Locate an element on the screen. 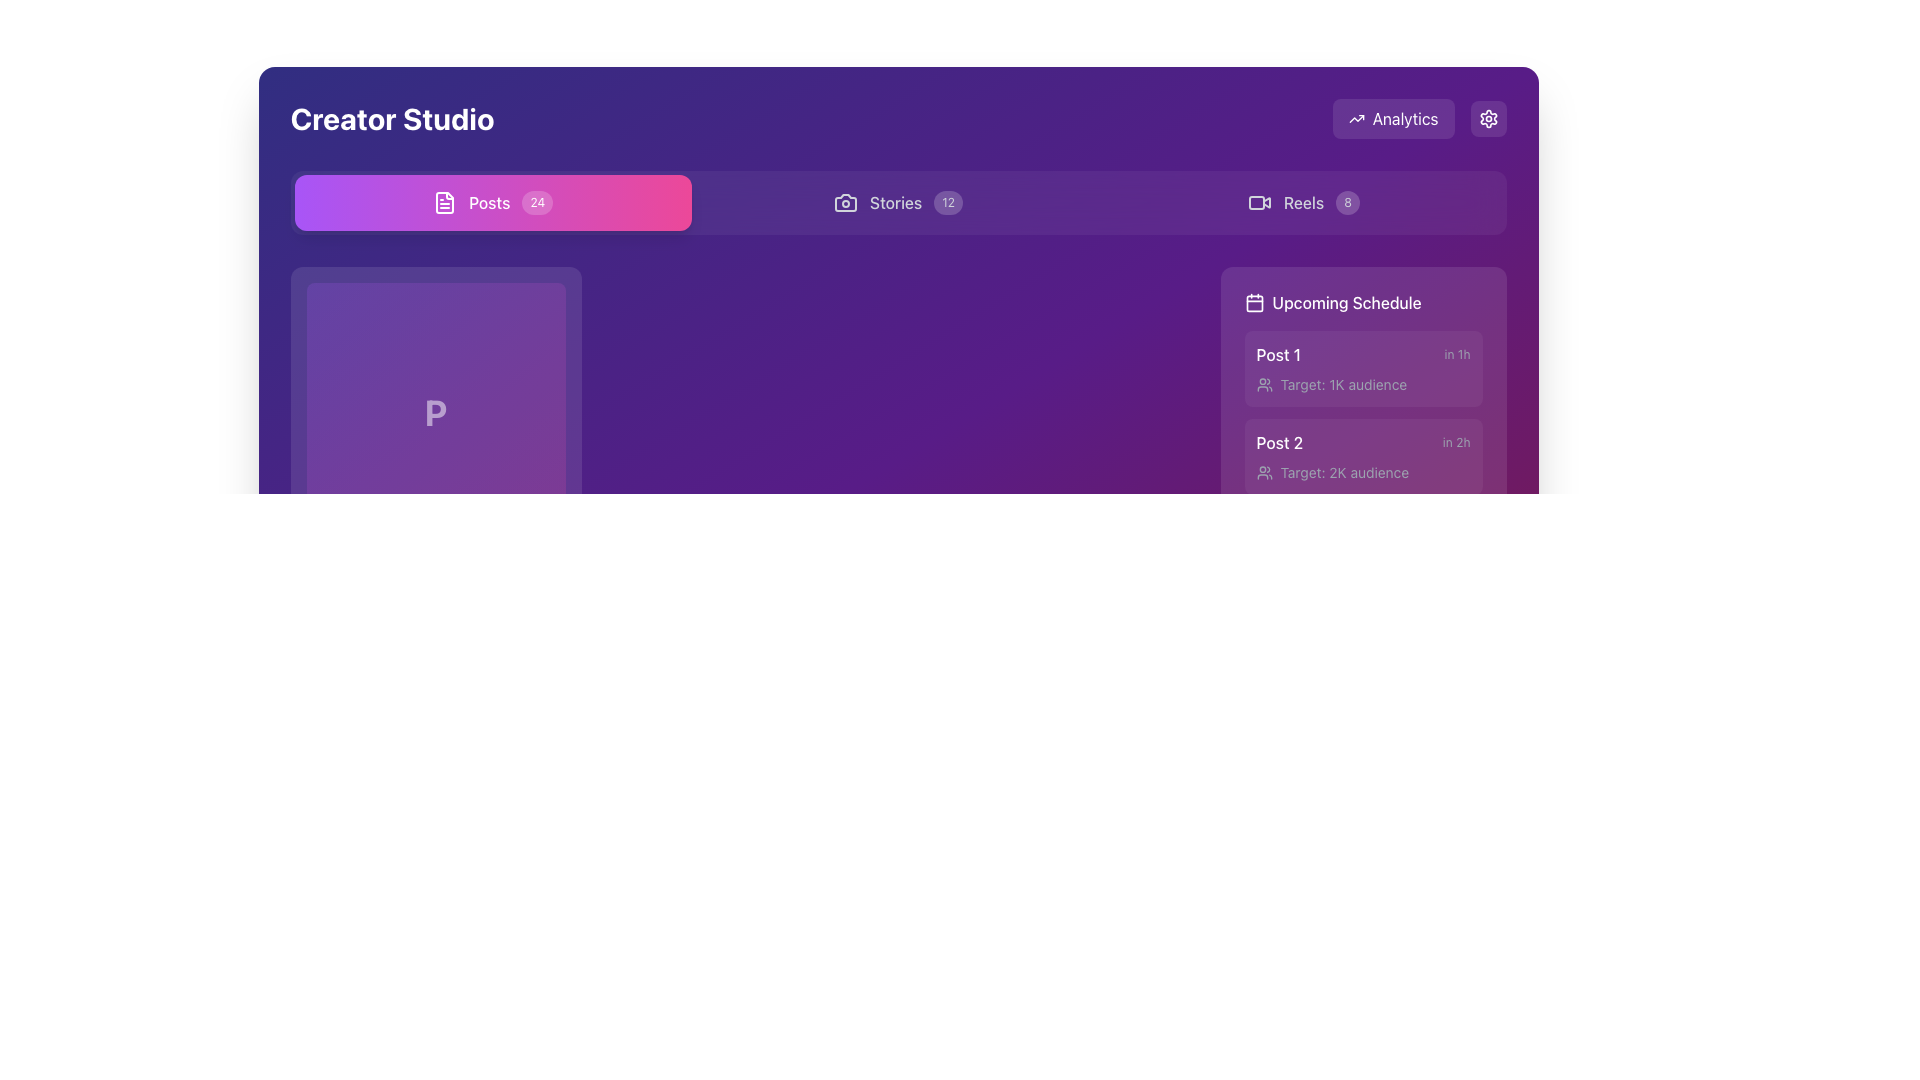 This screenshot has width=1920, height=1080. the text label displaying 'Target: 1K audience', located under the 'Upcoming Schedule' section associated with 'Post 1', next to the user groups icon is located at coordinates (1343, 385).